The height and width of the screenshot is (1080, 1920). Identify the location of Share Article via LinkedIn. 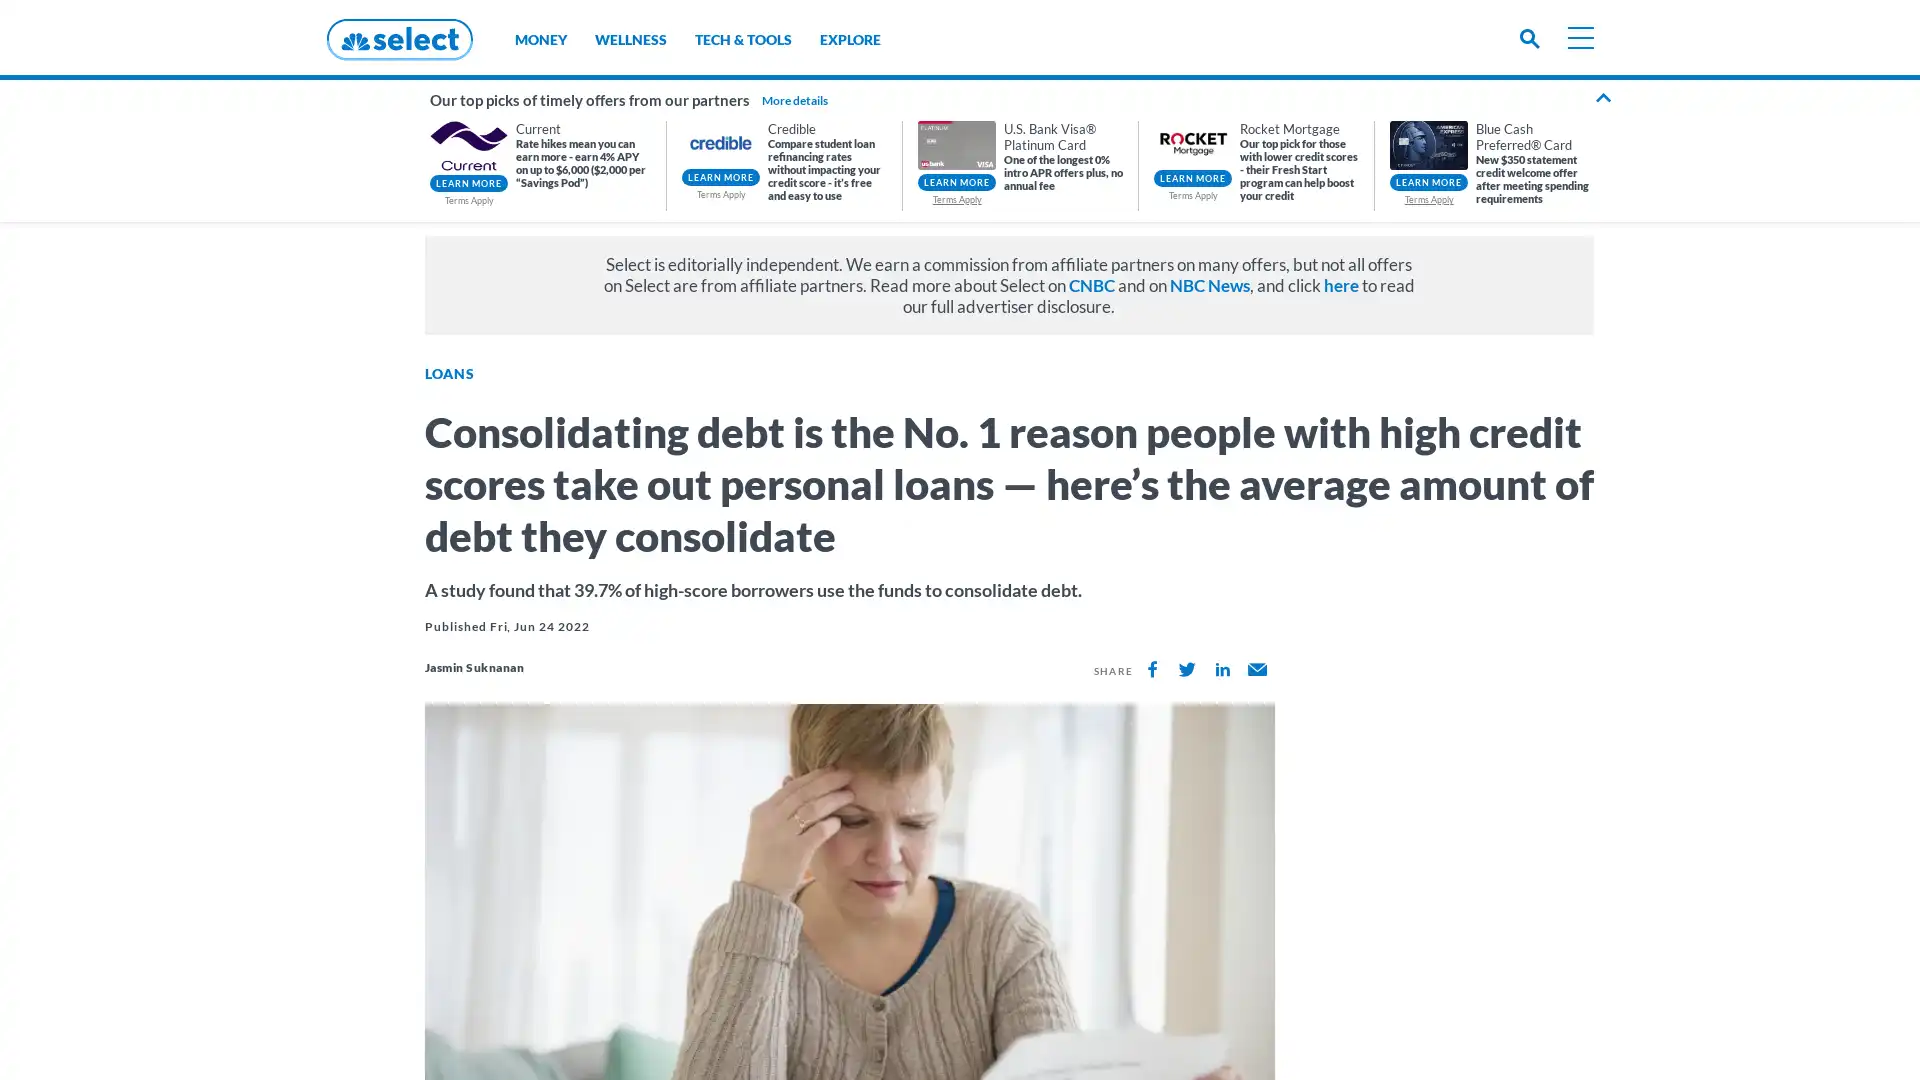
(1220, 669).